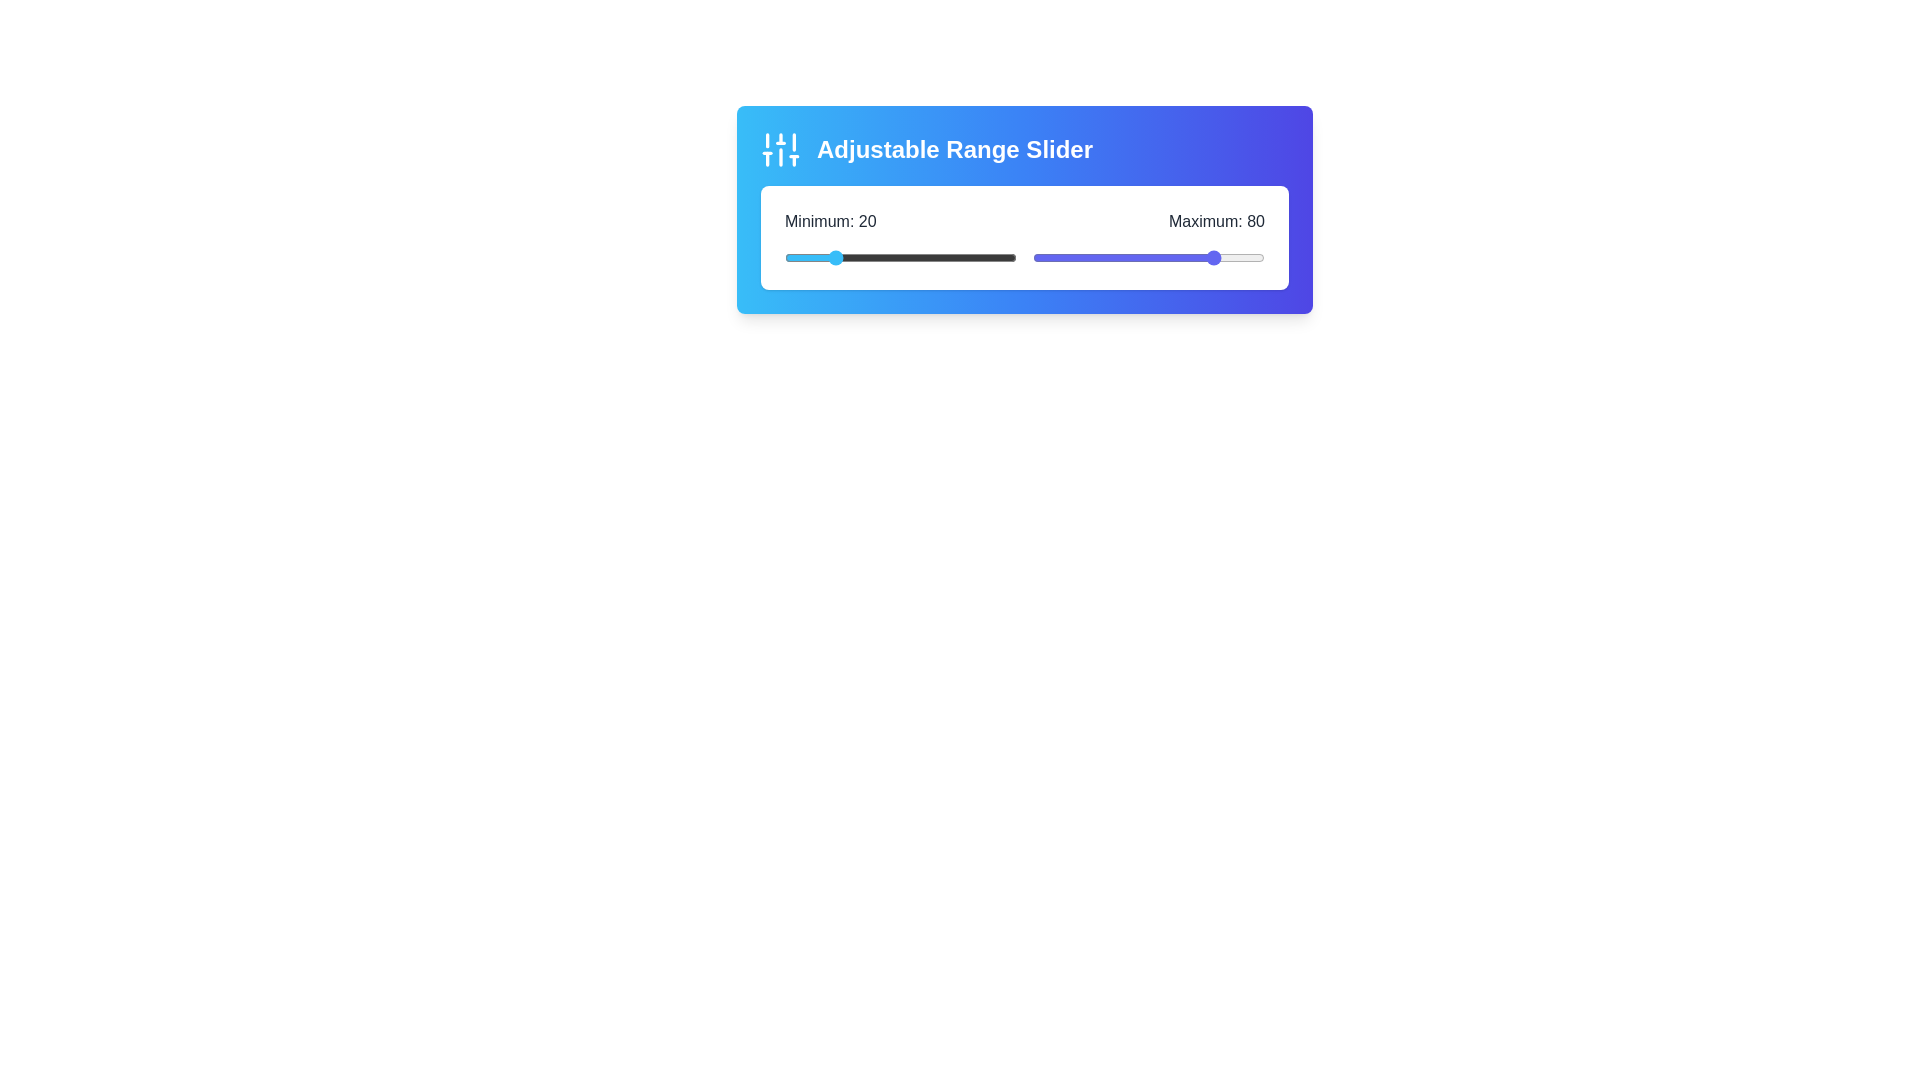 This screenshot has height=1080, width=1920. What do you see at coordinates (1176, 257) in the screenshot?
I see `the slider` at bounding box center [1176, 257].